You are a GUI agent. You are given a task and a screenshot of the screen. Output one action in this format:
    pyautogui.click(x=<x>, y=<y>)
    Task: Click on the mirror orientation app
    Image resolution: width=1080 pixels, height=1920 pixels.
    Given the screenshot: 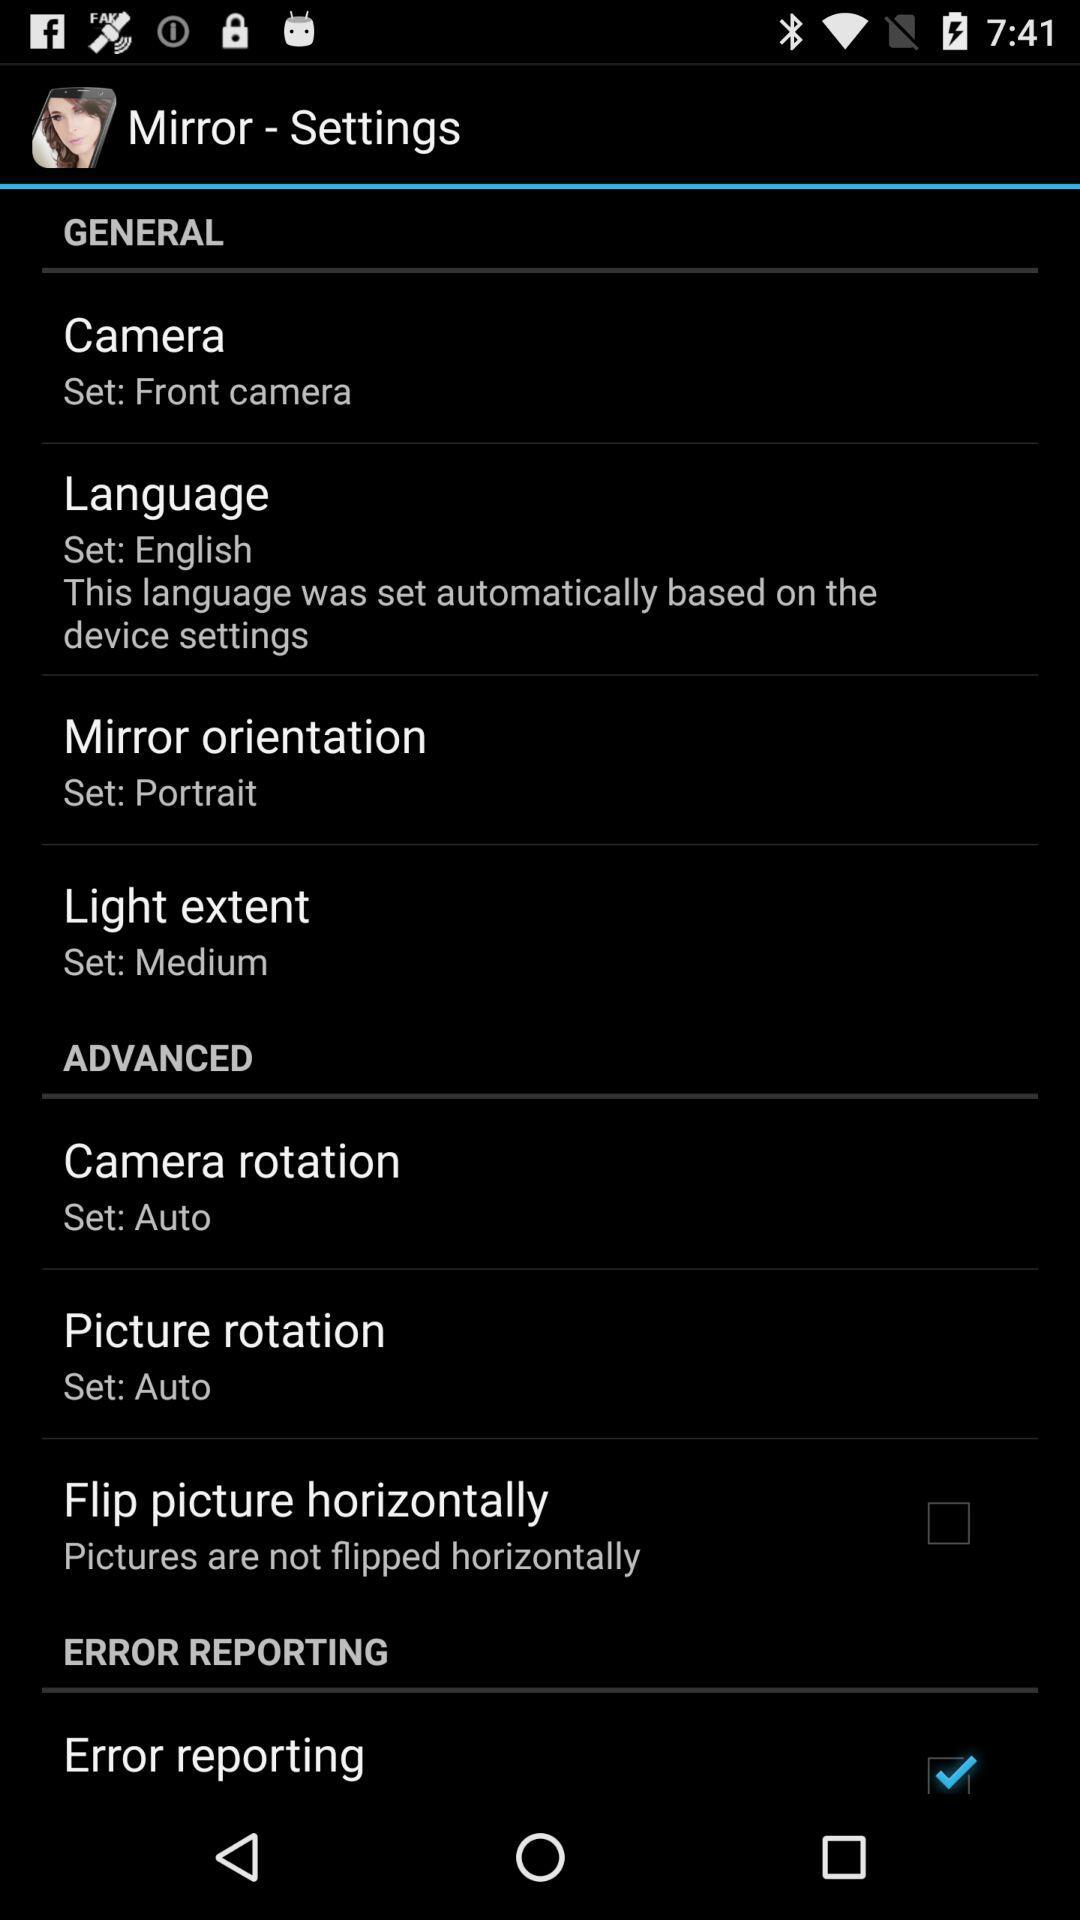 What is the action you would take?
    pyautogui.click(x=244, y=733)
    